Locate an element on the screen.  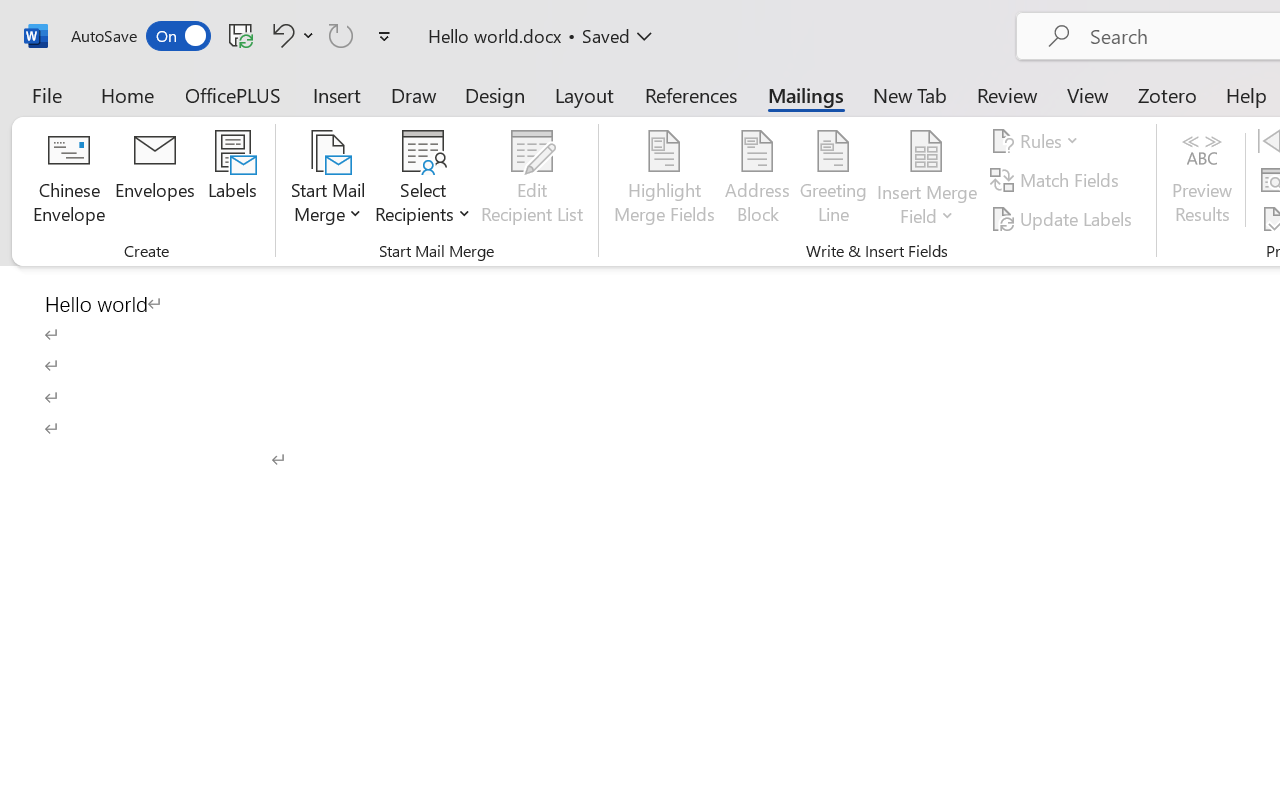
'Mailings' is located at coordinates (806, 94).